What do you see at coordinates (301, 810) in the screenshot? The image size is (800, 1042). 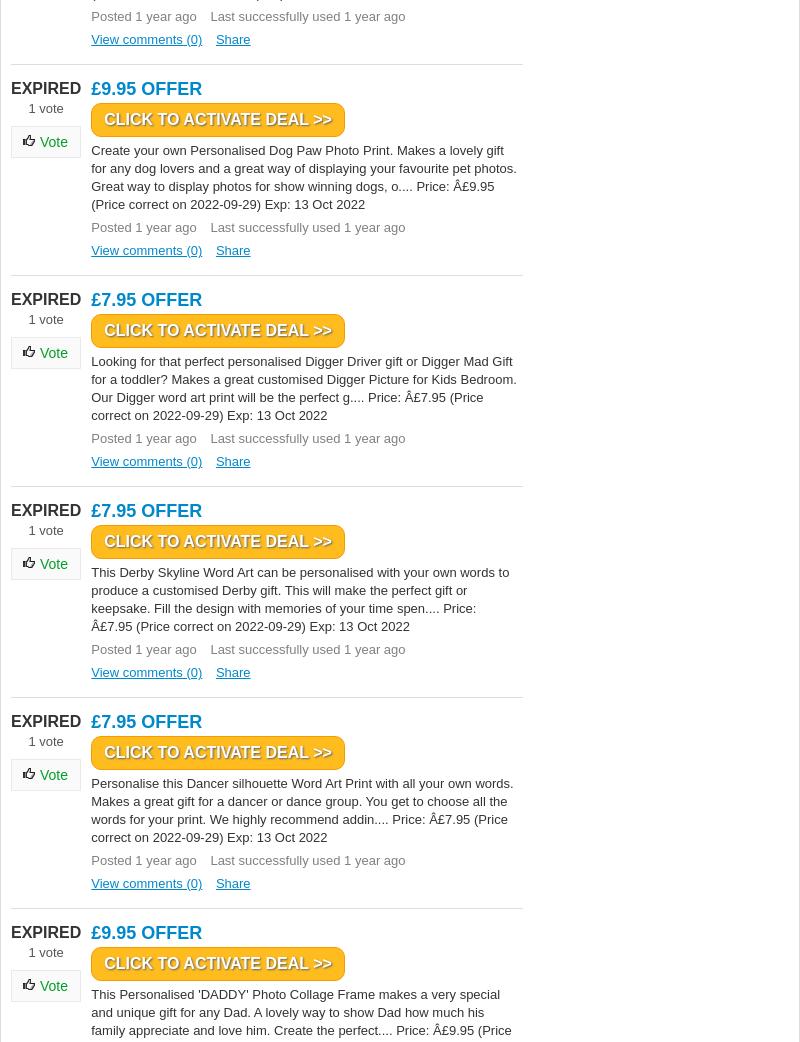 I see `'Personalise this Dancer silhouette Word Art Print with all your own words. Makes a great gift for a dancer or dance group. You get to choose all the words for your print. We highly recommend addin.... Price: Â£7.95 (Price correct on 2022-09-29) Exp: 13 Oct 2022'` at bounding box center [301, 810].